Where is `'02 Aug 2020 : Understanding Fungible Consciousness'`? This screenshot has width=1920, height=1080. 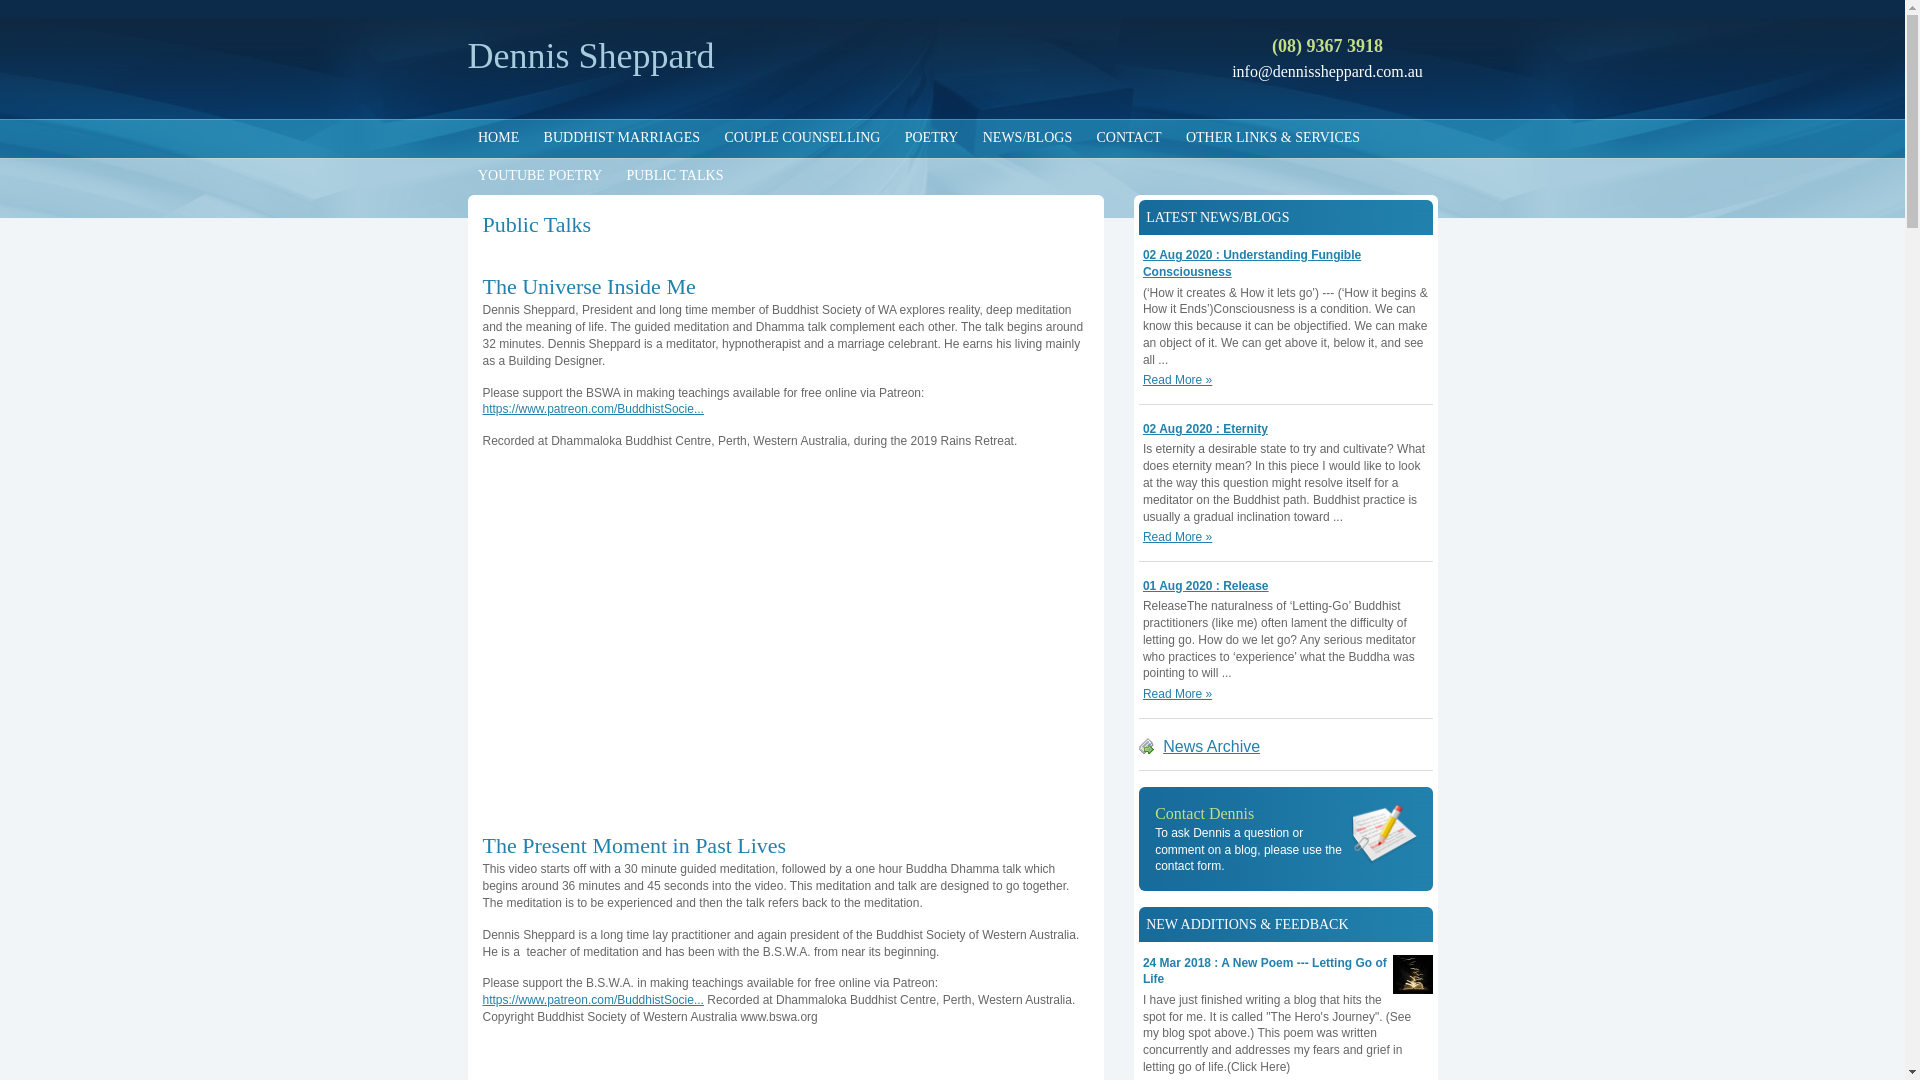 '02 Aug 2020 : Understanding Fungible Consciousness' is located at coordinates (1251, 262).